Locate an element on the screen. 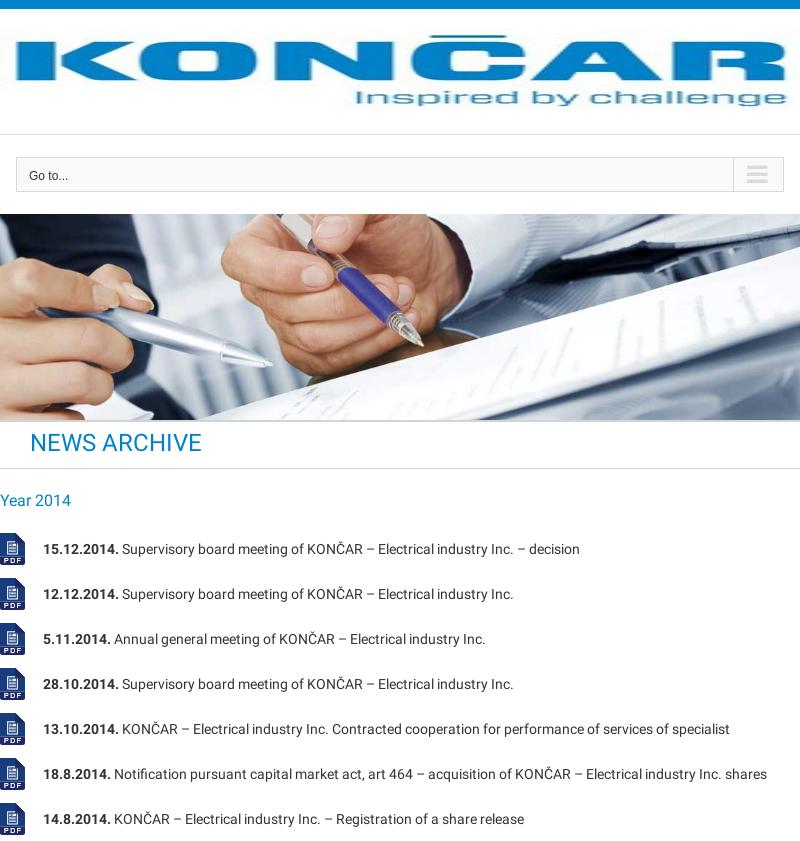 The width and height of the screenshot is (800, 841). 'Annual general meeting of KONČAR – Electrical industry Inc.' is located at coordinates (298, 637).